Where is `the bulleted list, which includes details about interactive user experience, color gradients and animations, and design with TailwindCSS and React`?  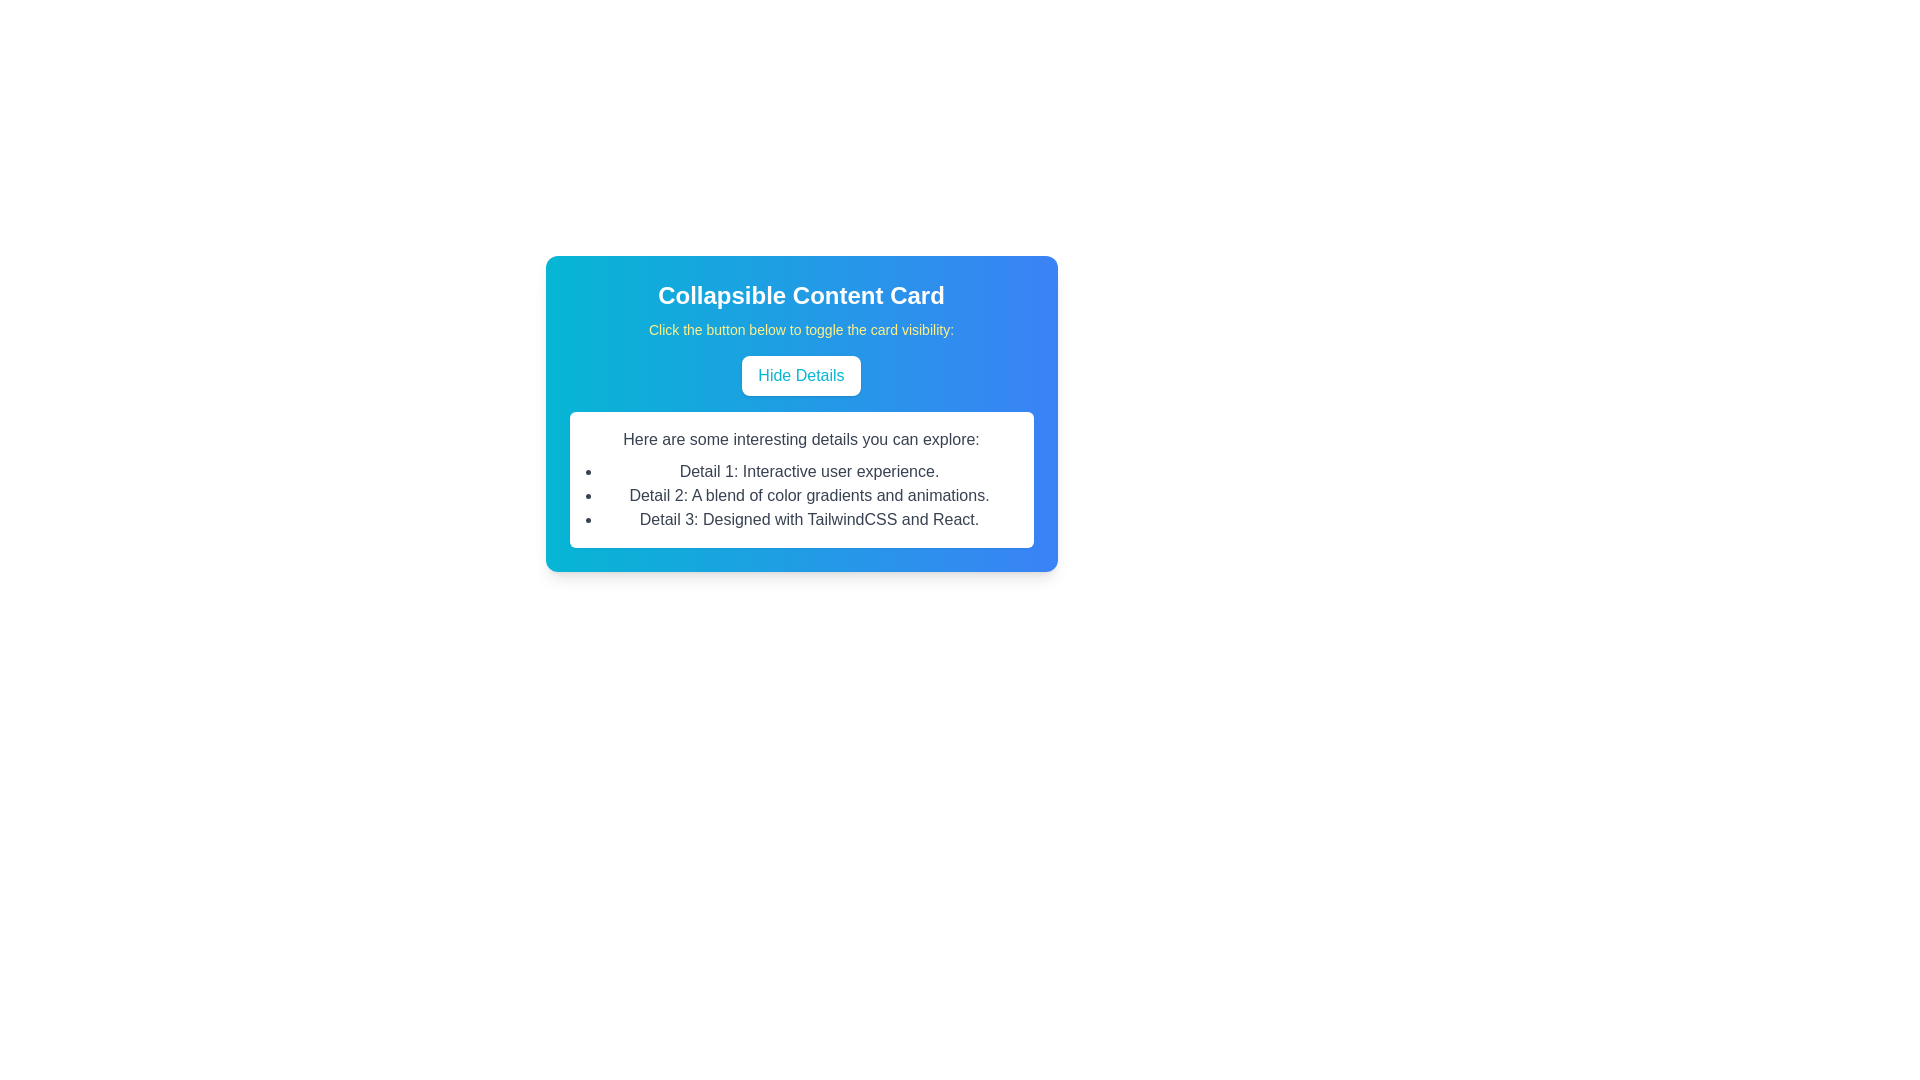 the bulleted list, which includes details about interactive user experience, color gradients and animations, and design with TailwindCSS and React is located at coordinates (801, 495).